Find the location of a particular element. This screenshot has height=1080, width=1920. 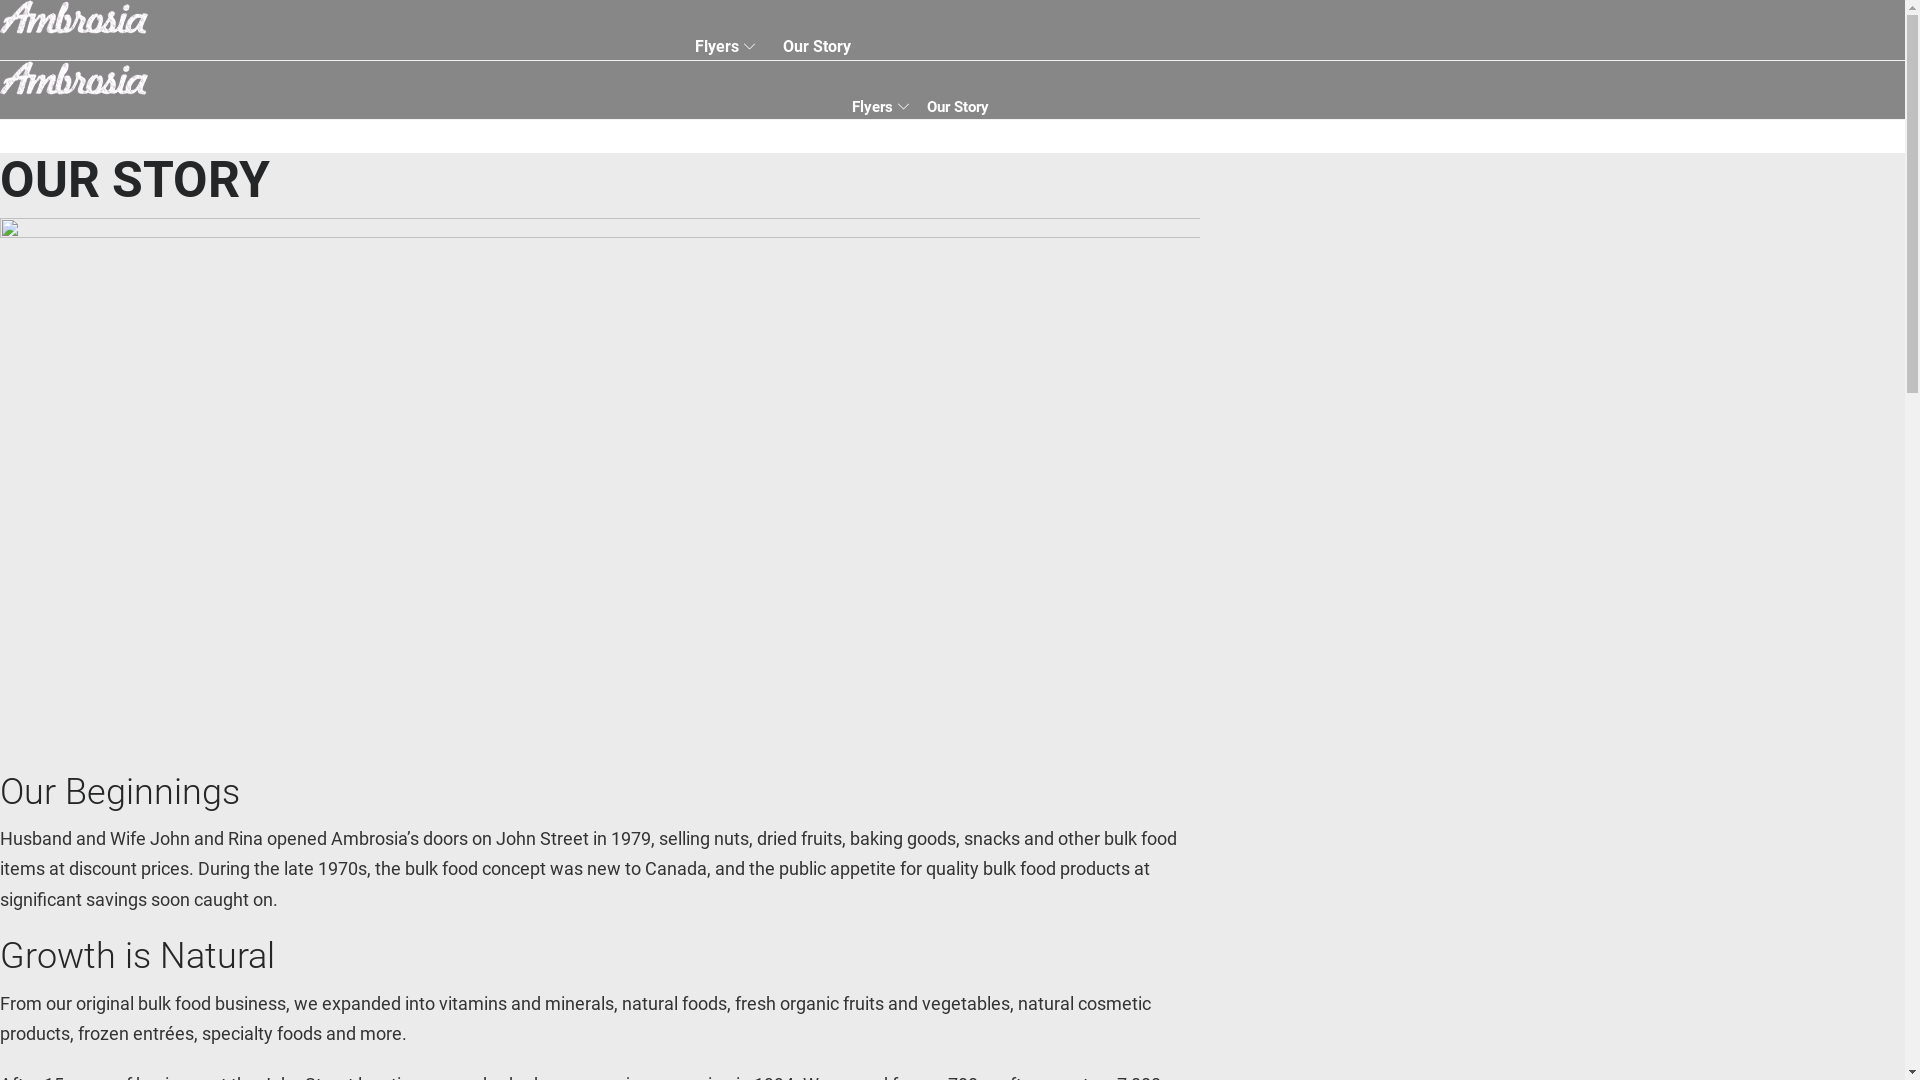

'Our Story' is located at coordinates (957, 107).